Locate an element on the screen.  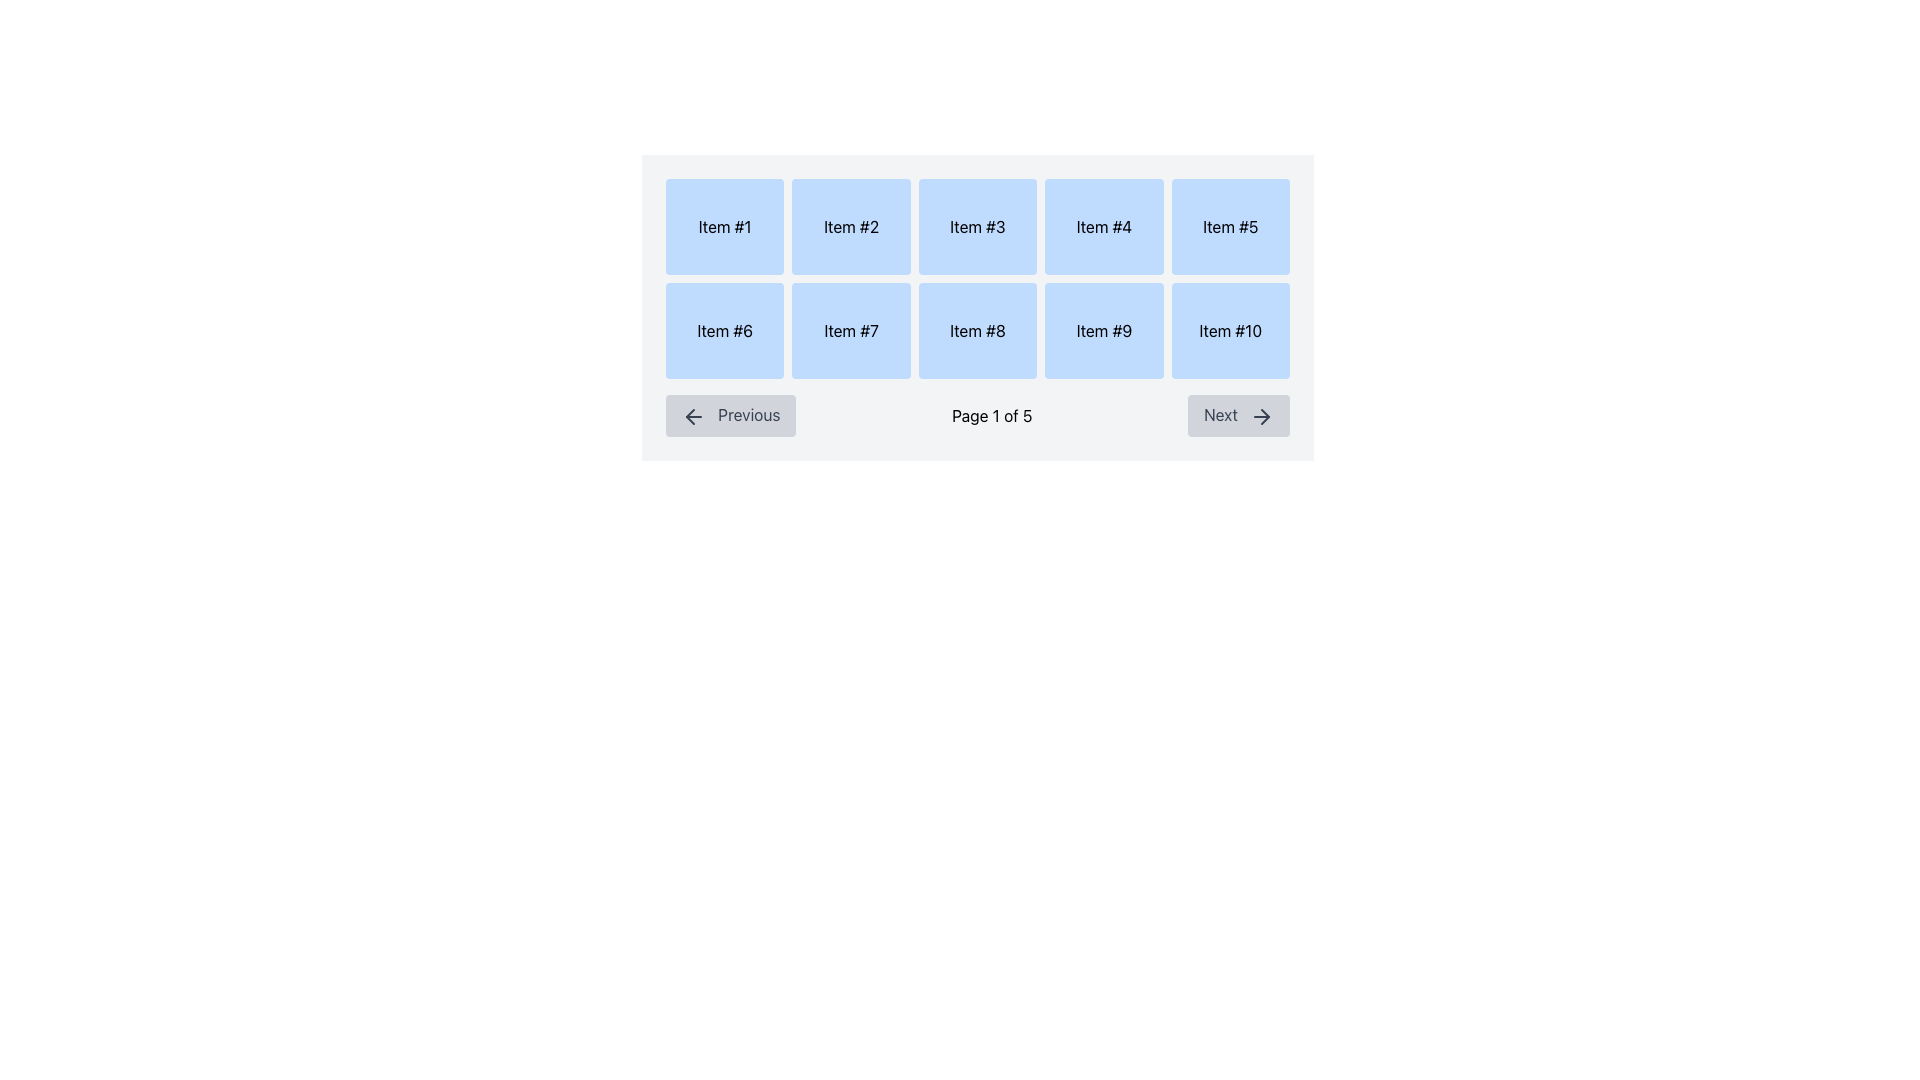
the rectangular button labeled 'Item #6' with a blue background and bold black text, located in the second row, first column of the grid is located at coordinates (724, 330).